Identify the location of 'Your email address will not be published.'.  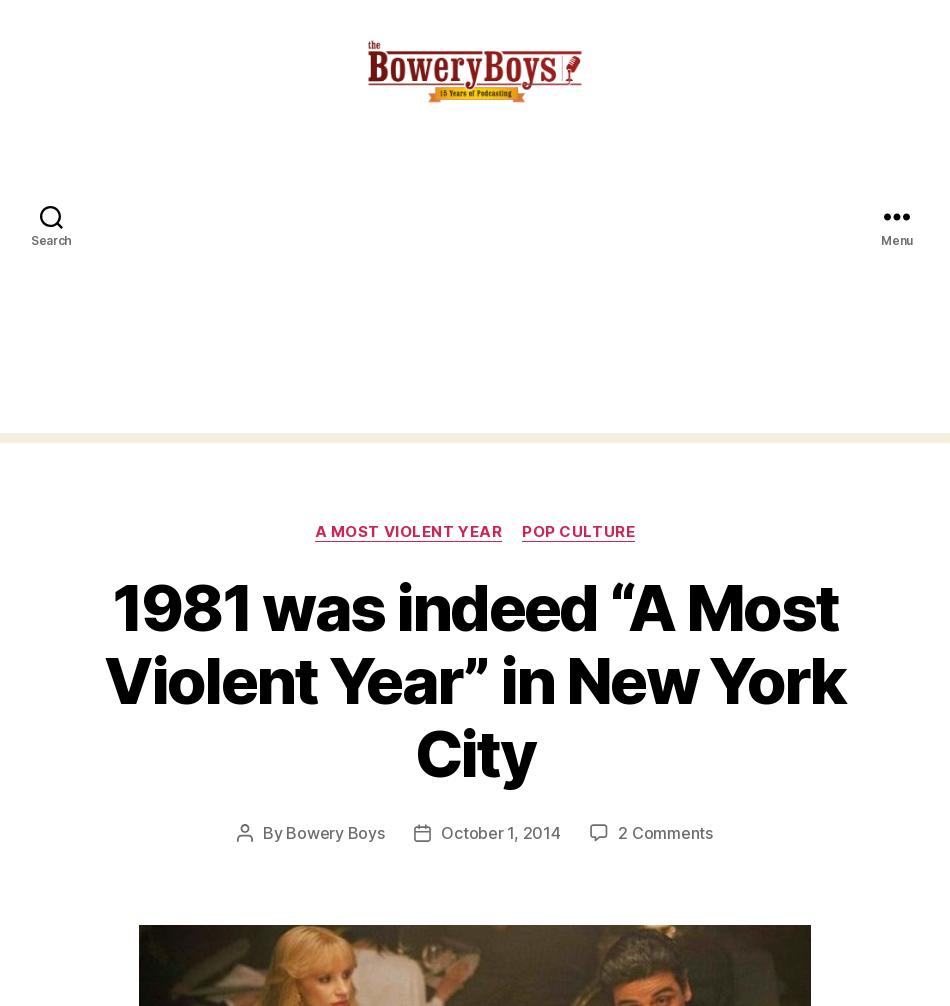
(201, 55).